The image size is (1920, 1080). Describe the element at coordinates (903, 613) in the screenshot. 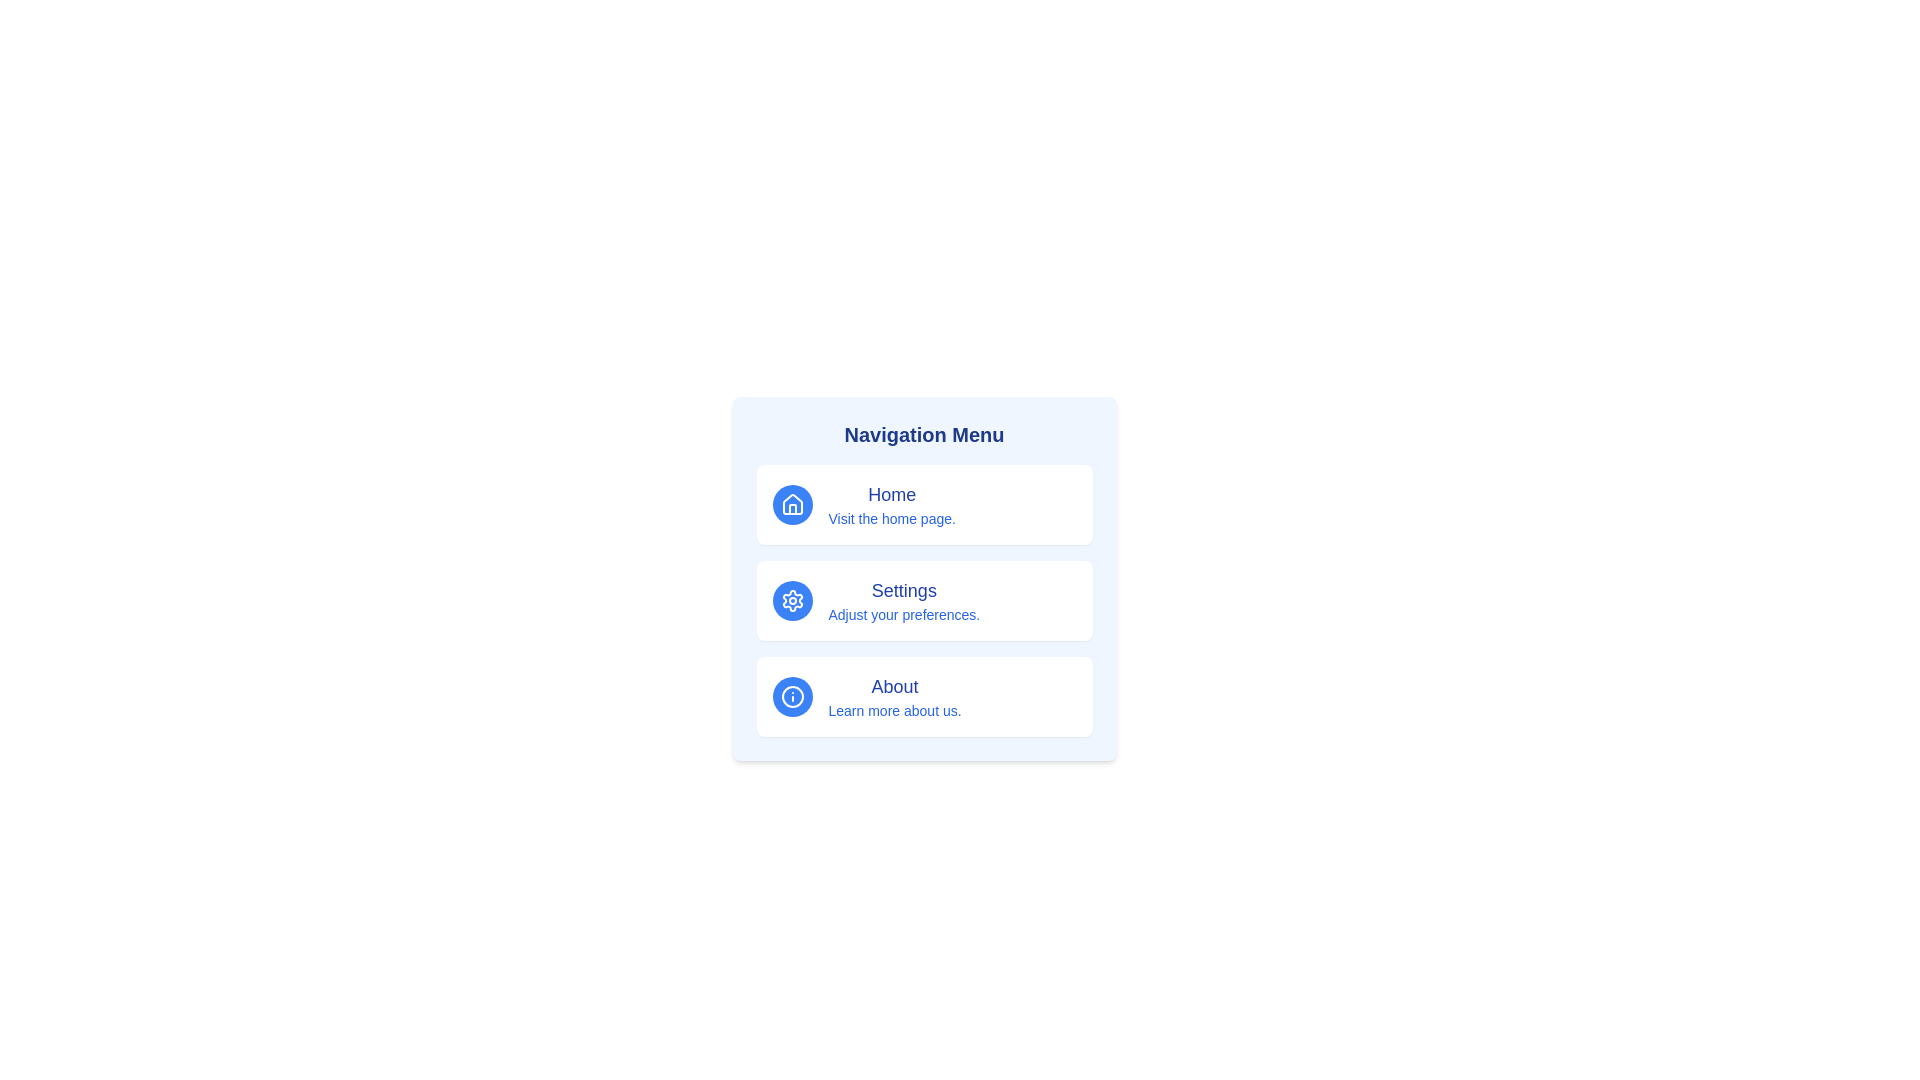

I see `the descriptive text label located below the 'Settings' heading in the menu layout` at that location.